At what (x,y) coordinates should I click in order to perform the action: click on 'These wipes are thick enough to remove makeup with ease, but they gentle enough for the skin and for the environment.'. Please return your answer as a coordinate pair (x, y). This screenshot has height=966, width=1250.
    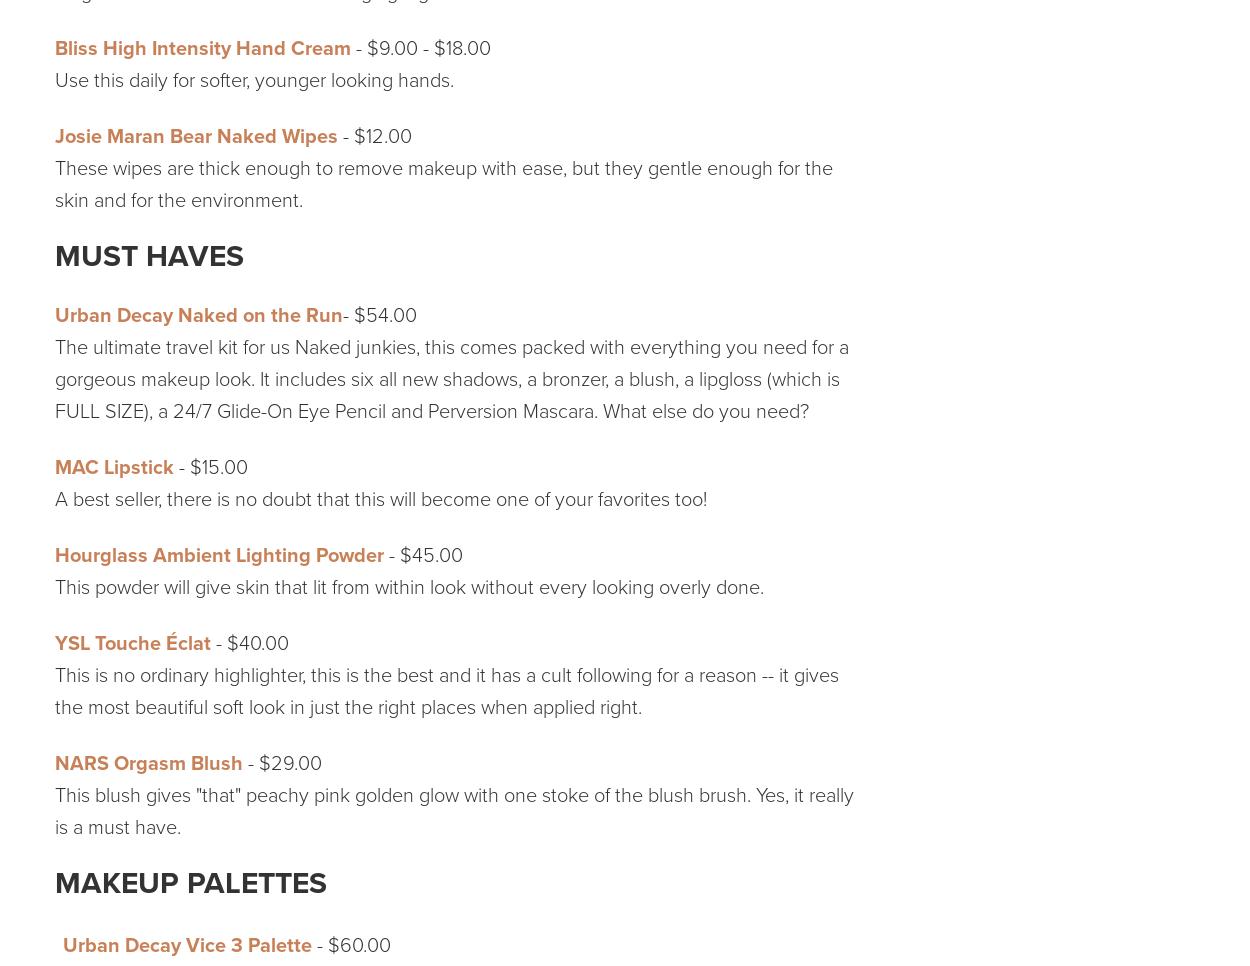
    Looking at the image, I should click on (443, 184).